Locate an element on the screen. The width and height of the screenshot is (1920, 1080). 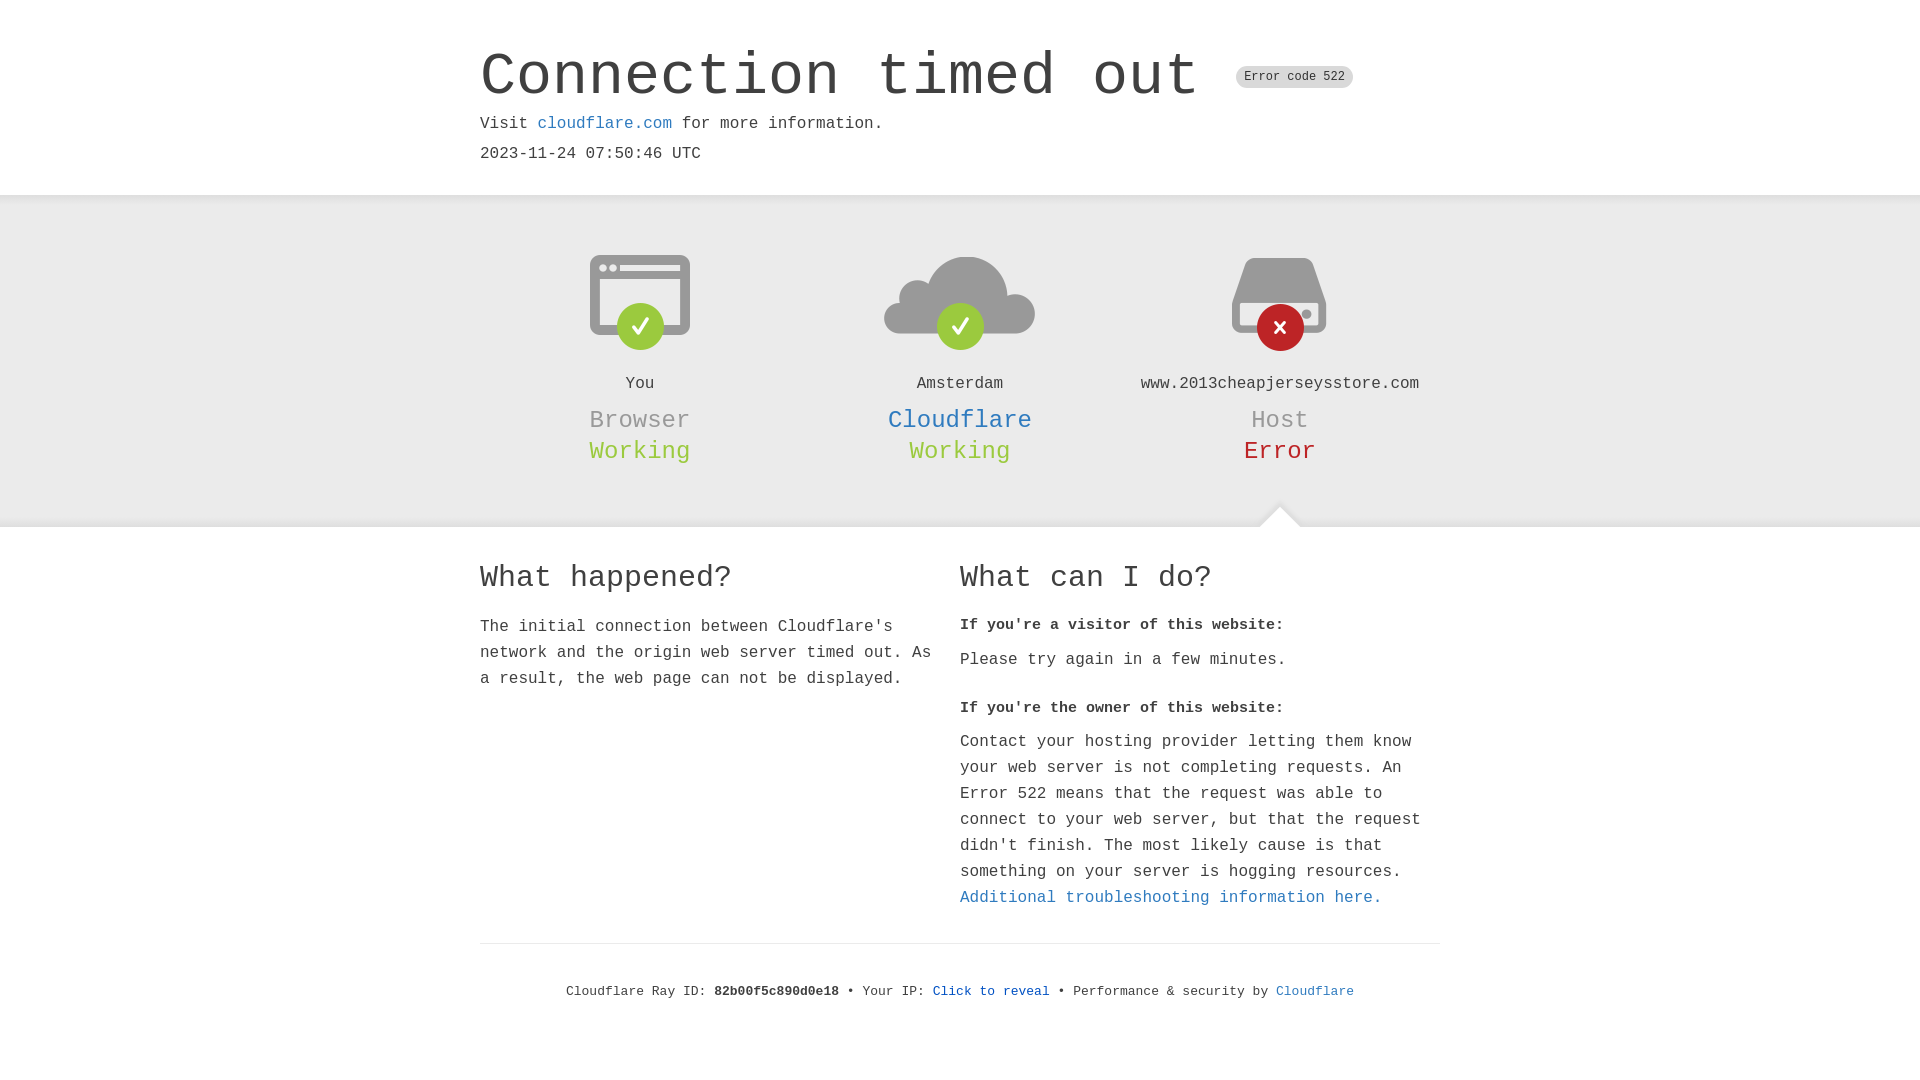
'cloudflare.com' is located at coordinates (537, 123).